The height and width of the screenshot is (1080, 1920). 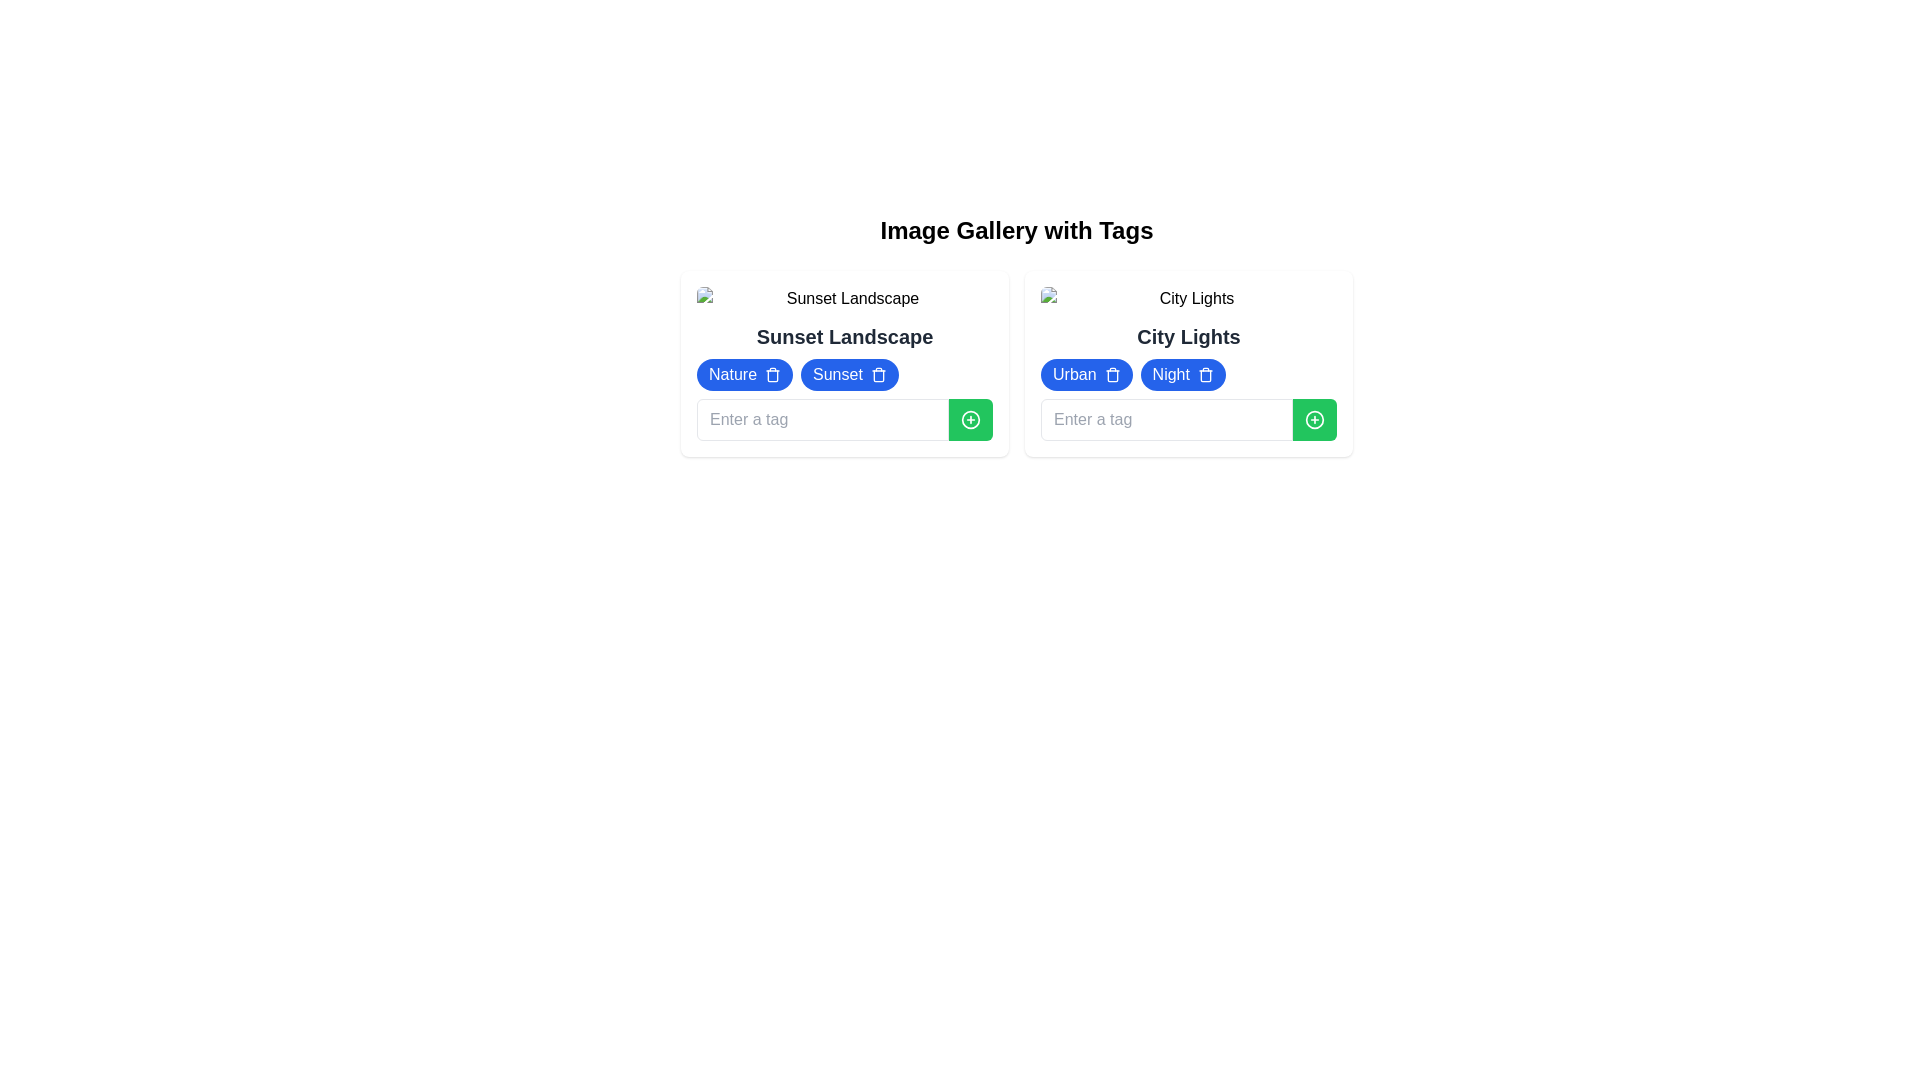 I want to click on the button located to the right of the 'Enter a tag' input field in the tag management interface for the 'Sunset Landscape' gallery item, so click(x=970, y=419).